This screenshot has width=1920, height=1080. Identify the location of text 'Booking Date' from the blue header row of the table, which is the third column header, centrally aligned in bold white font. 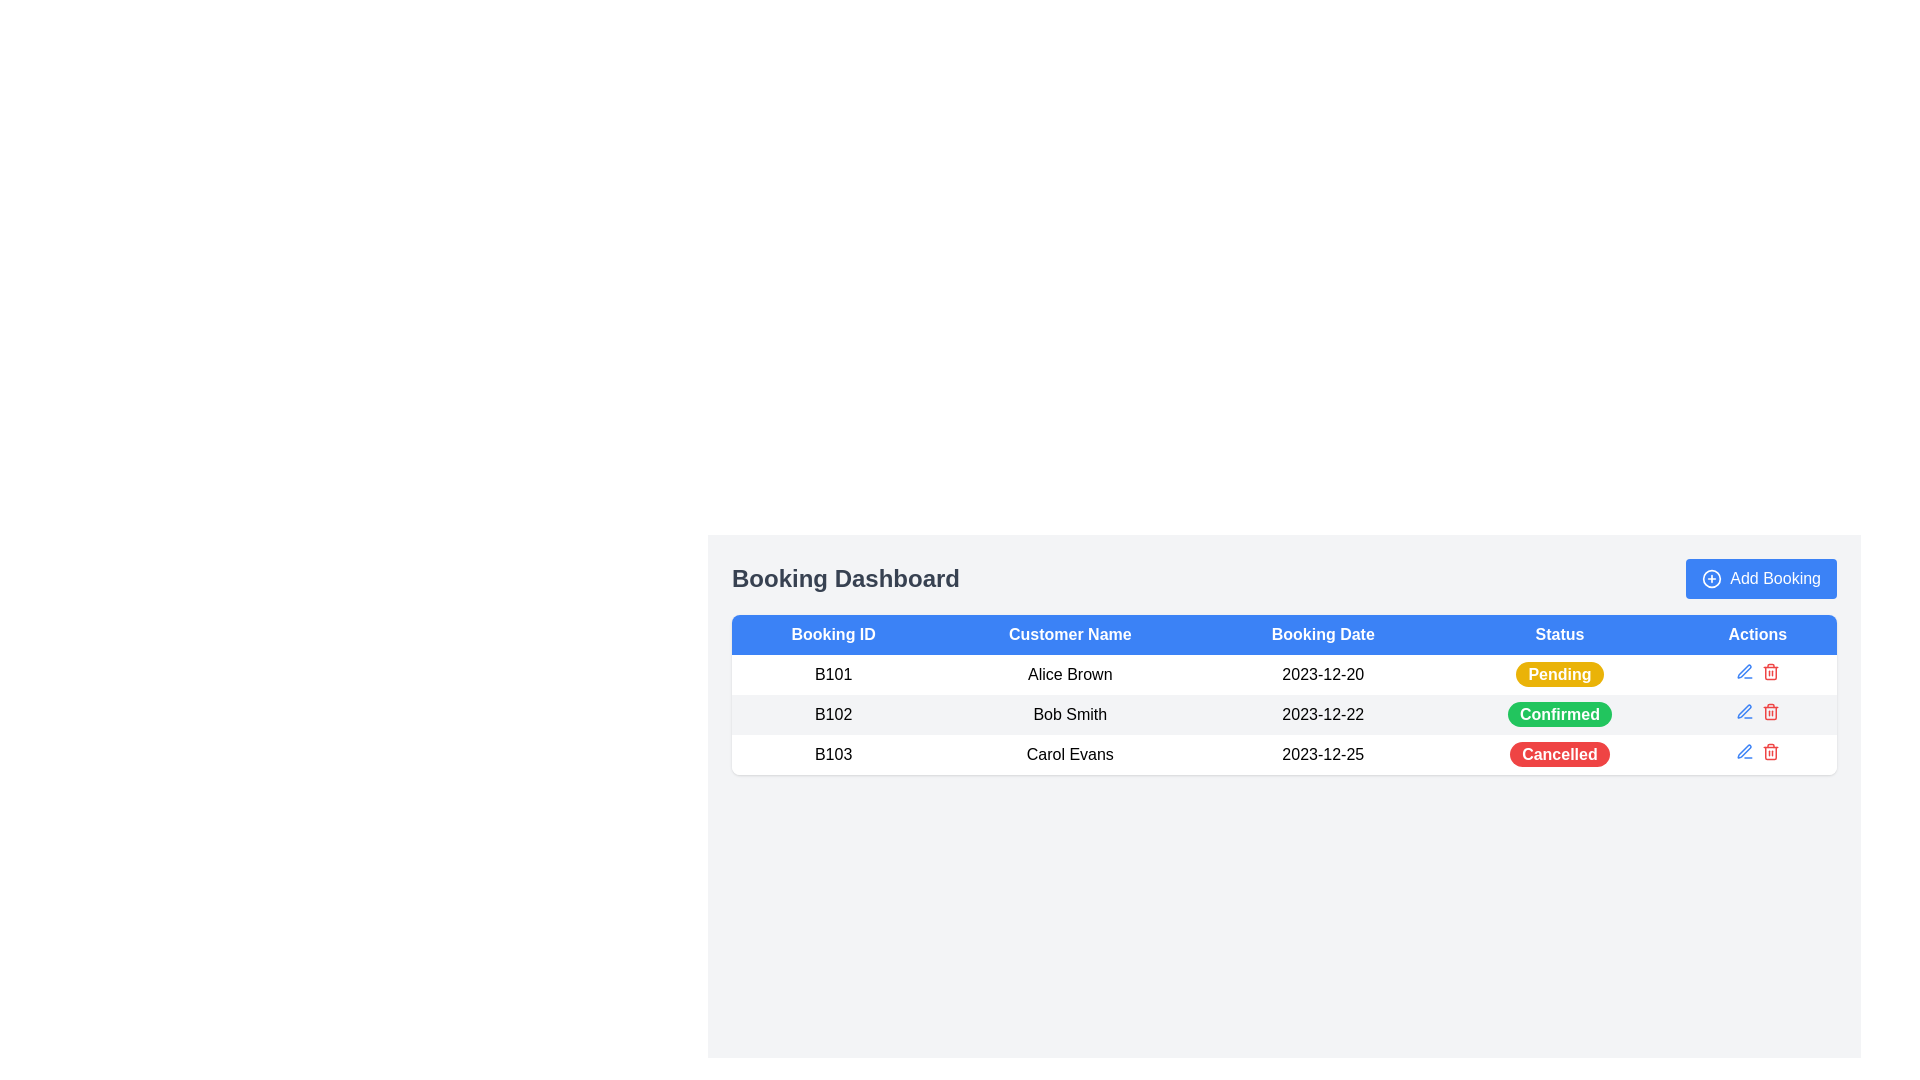
(1323, 635).